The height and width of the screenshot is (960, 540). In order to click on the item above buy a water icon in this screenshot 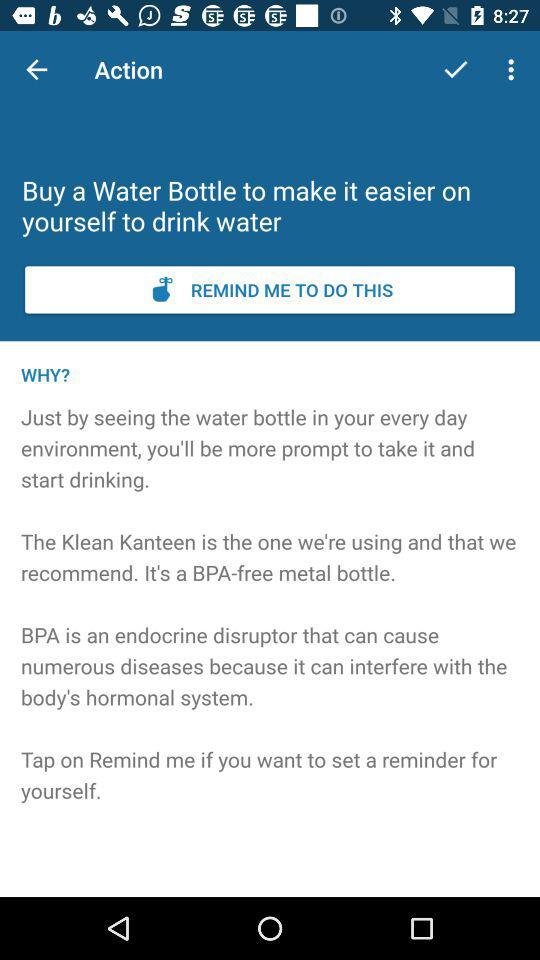, I will do `click(513, 69)`.